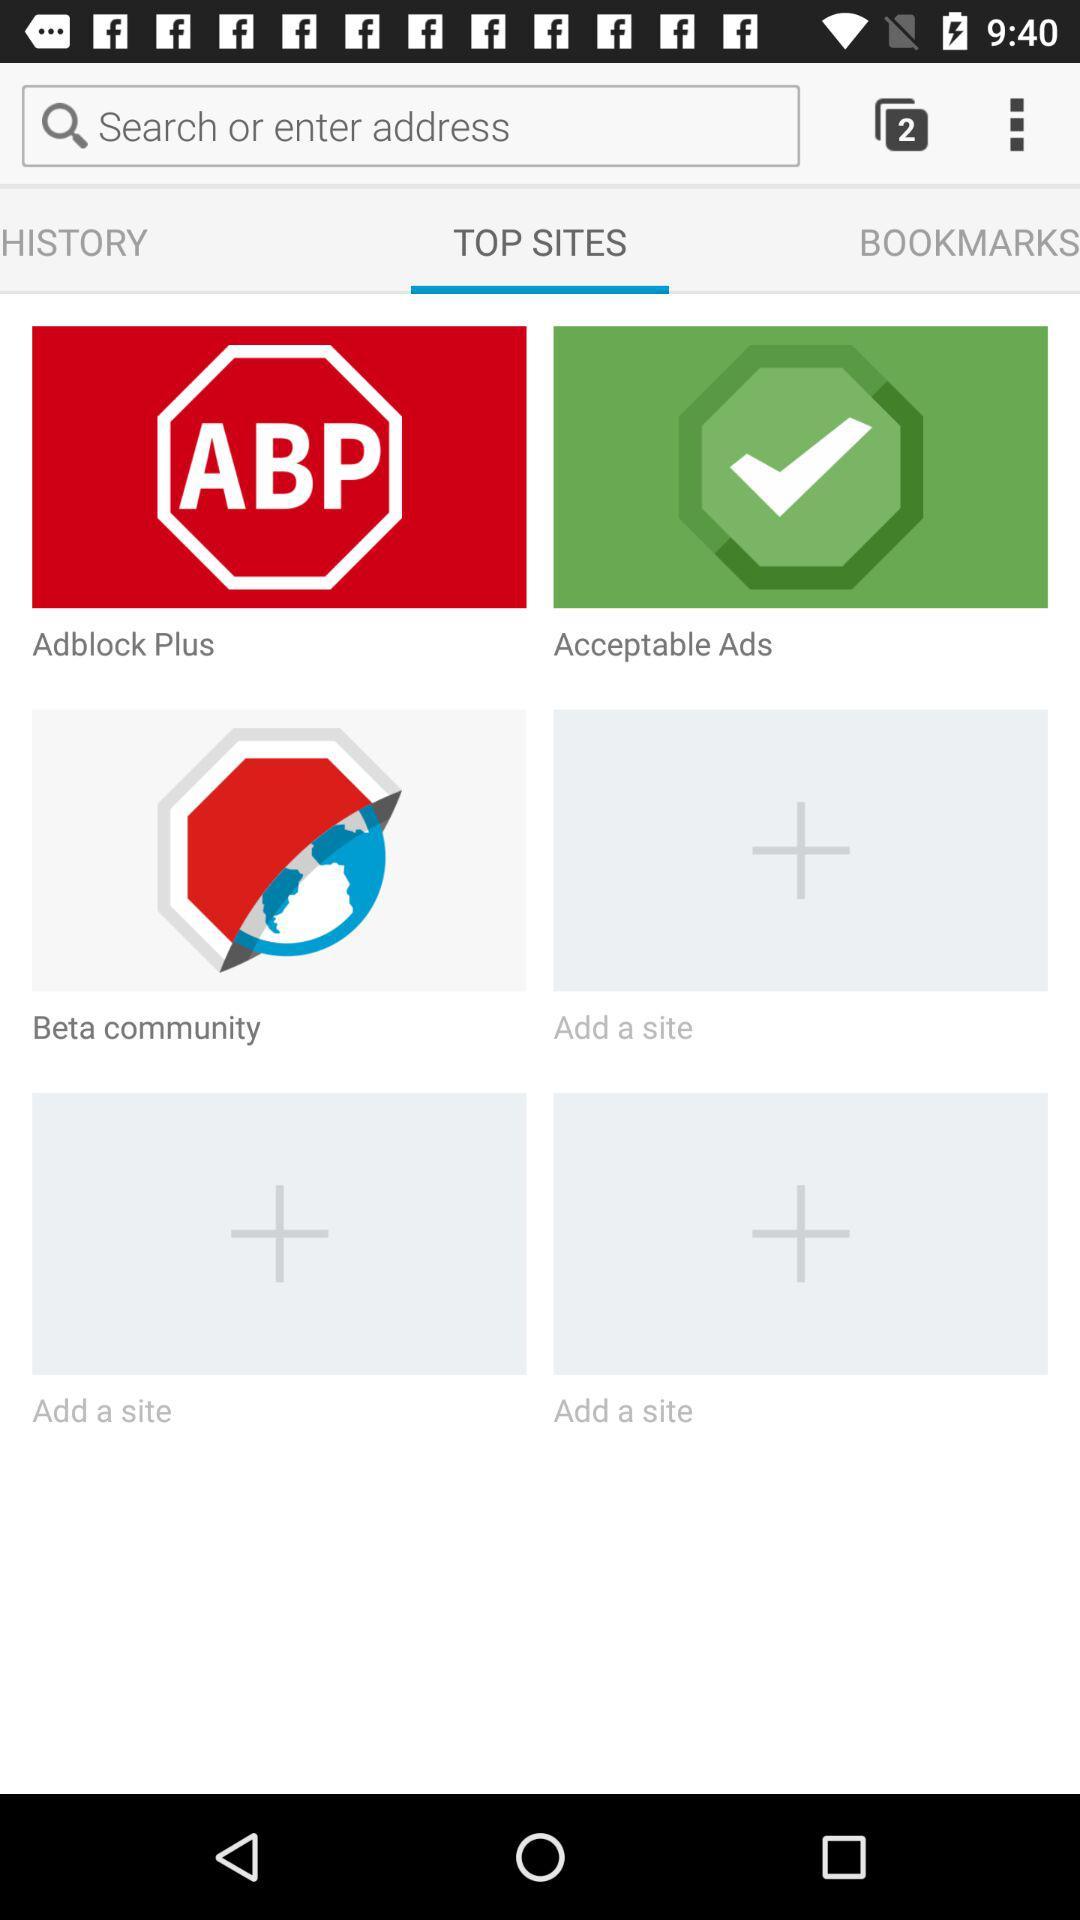 Image resolution: width=1080 pixels, height=1920 pixels. Describe the element at coordinates (800, 850) in the screenshot. I see `the add a site which is in second row second column` at that location.